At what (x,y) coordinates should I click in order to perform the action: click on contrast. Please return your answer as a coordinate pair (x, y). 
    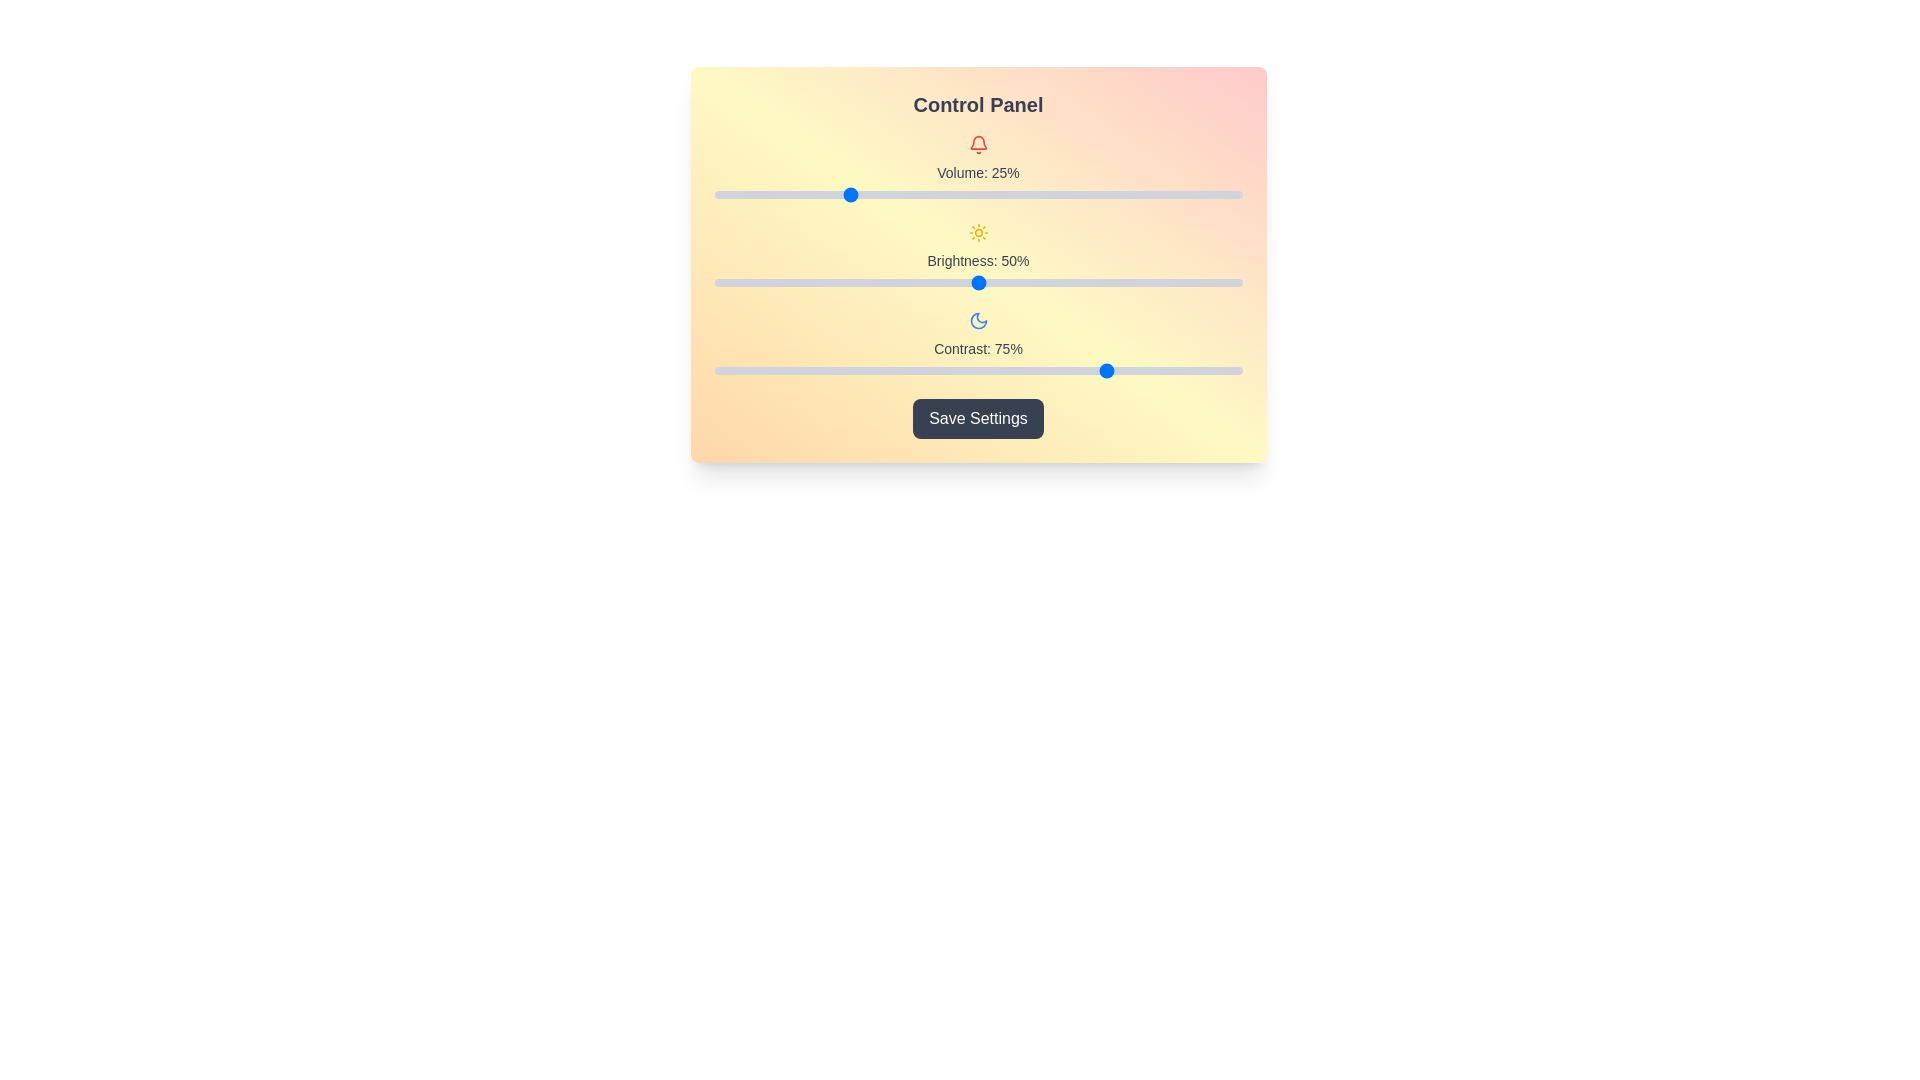
    Looking at the image, I should click on (820, 370).